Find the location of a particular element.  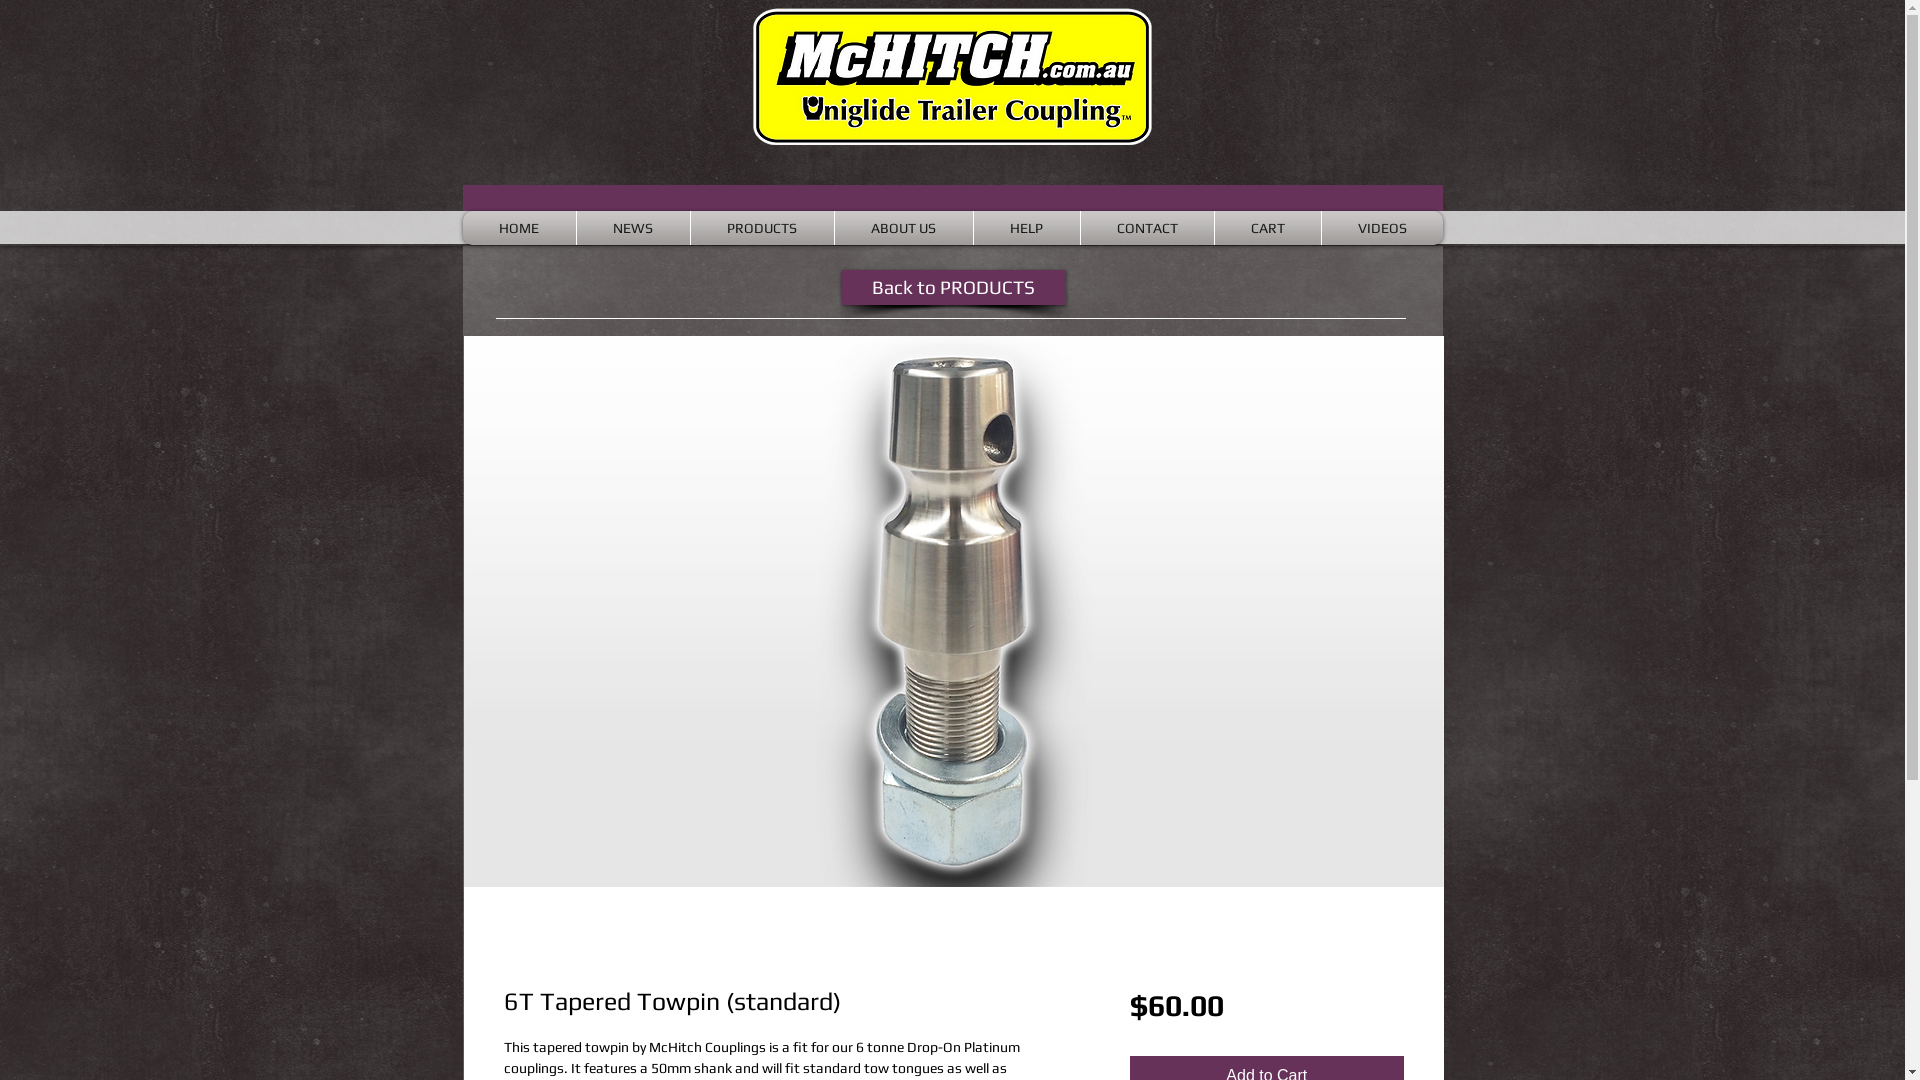

'ABOUT US' is located at coordinates (840, 226).